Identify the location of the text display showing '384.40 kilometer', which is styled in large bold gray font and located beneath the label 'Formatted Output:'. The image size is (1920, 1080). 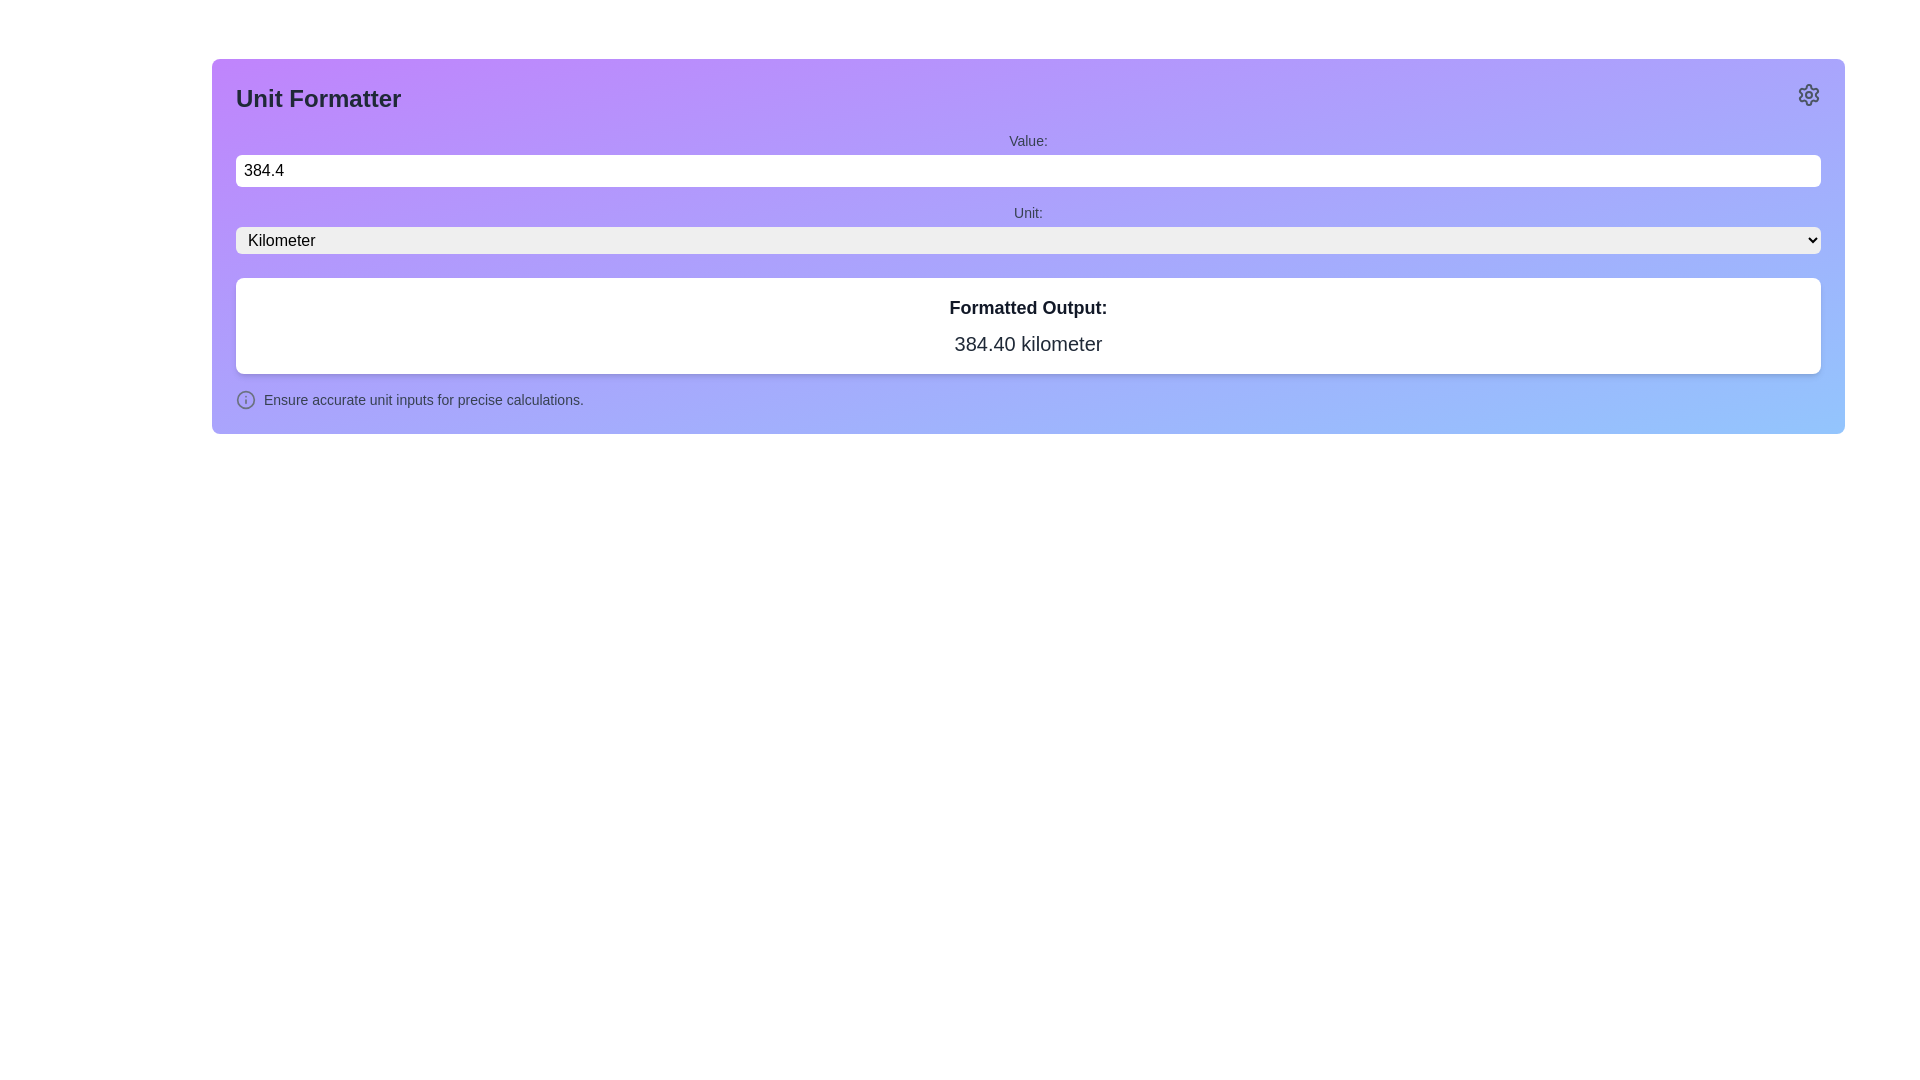
(1028, 342).